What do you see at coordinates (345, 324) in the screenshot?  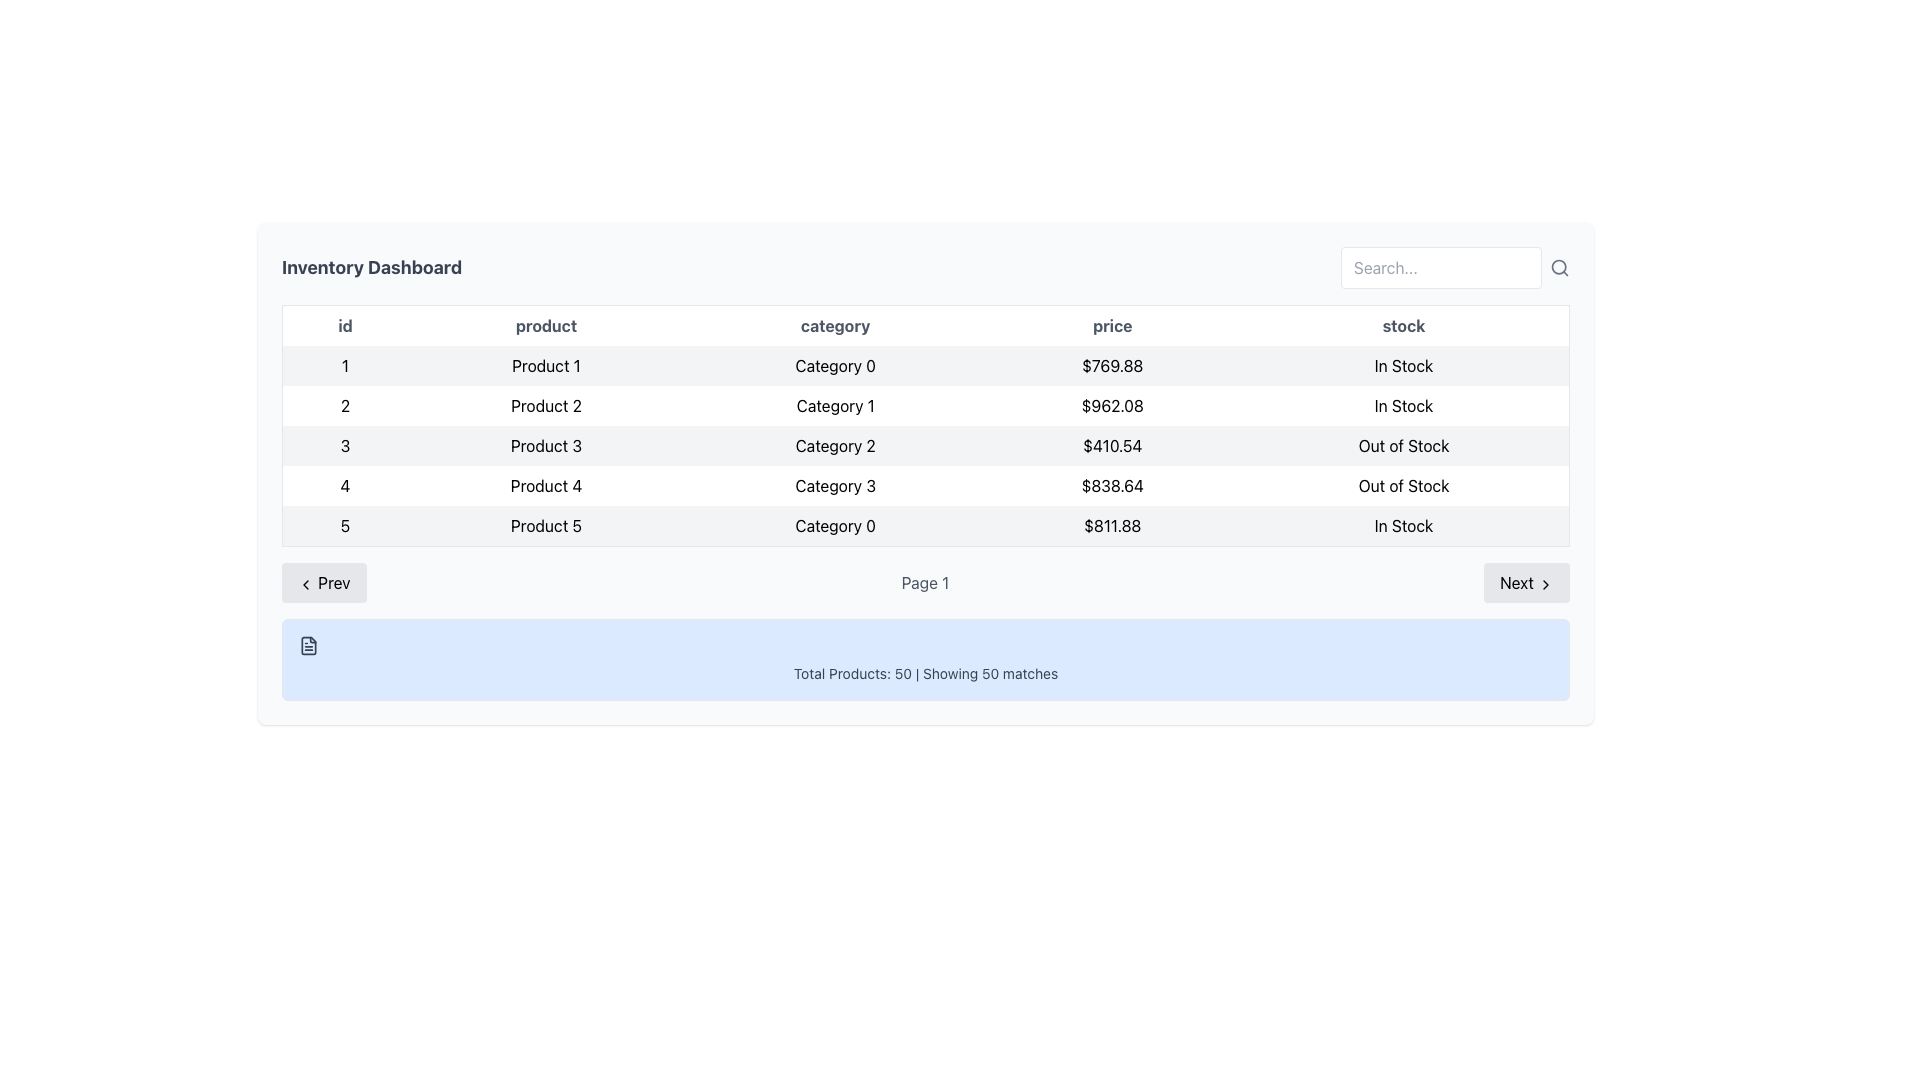 I see `text label 'id' located in the header row of the table, which is positioned at the top-left corner of the tabular data section` at bounding box center [345, 324].